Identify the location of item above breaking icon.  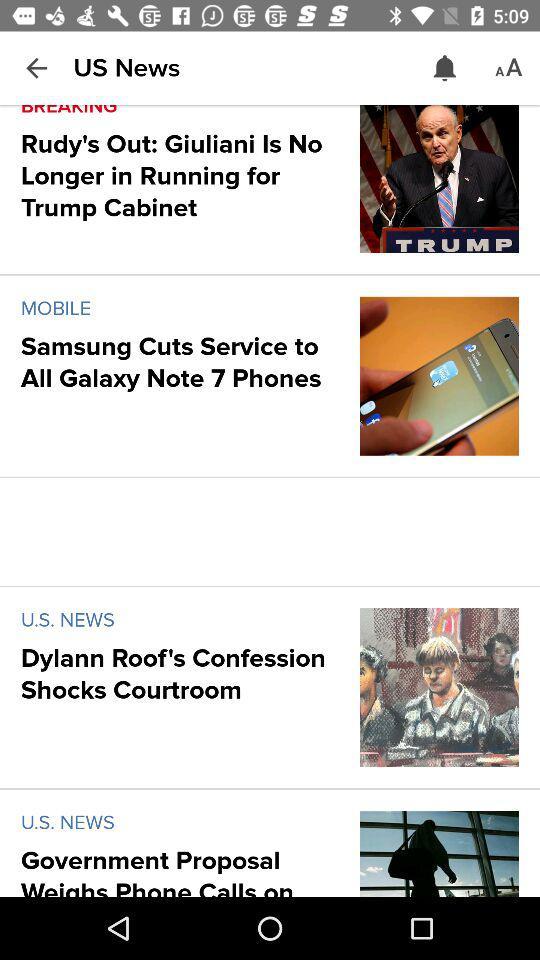
(126, 68).